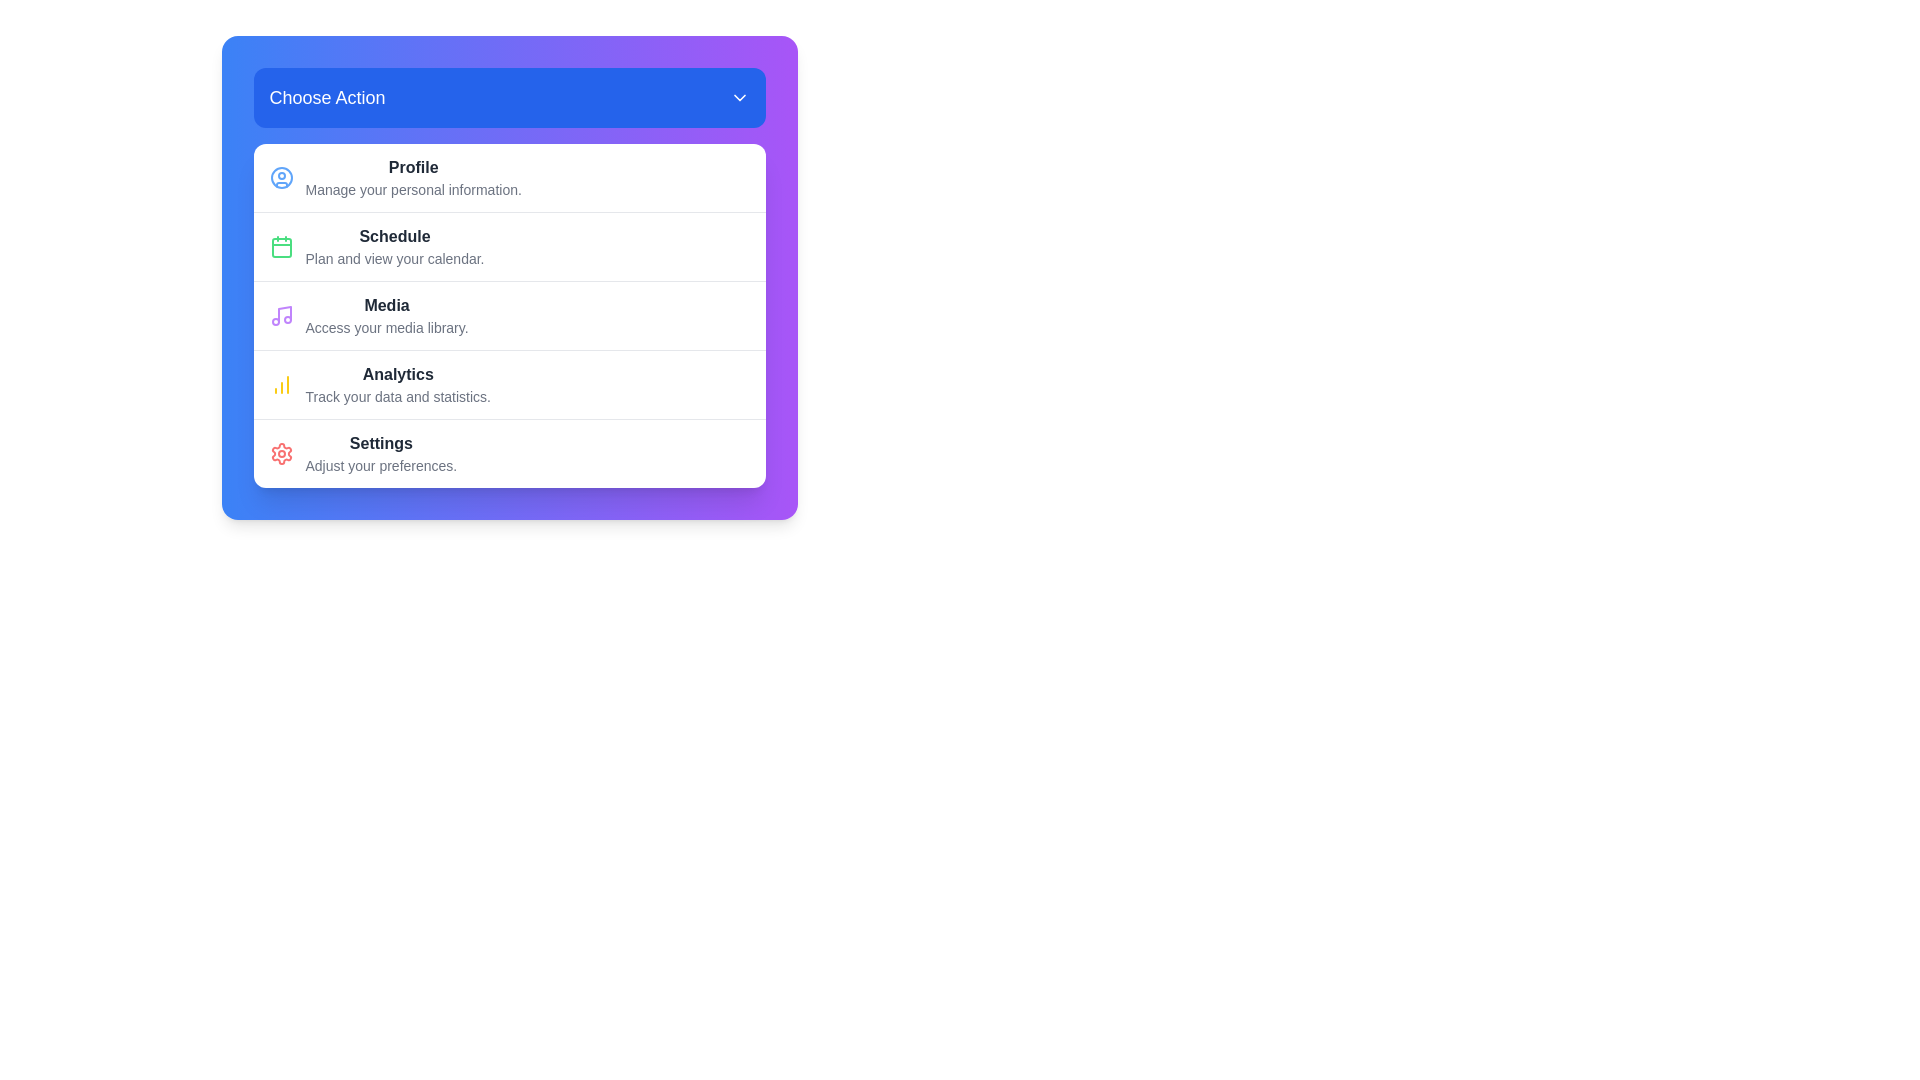 The width and height of the screenshot is (1920, 1080). I want to click on the decorative visual element (SVG rectangle) that represents the body of the calendar icon, located to the left of the 'Schedule' label in the second row of the list, so click(280, 246).